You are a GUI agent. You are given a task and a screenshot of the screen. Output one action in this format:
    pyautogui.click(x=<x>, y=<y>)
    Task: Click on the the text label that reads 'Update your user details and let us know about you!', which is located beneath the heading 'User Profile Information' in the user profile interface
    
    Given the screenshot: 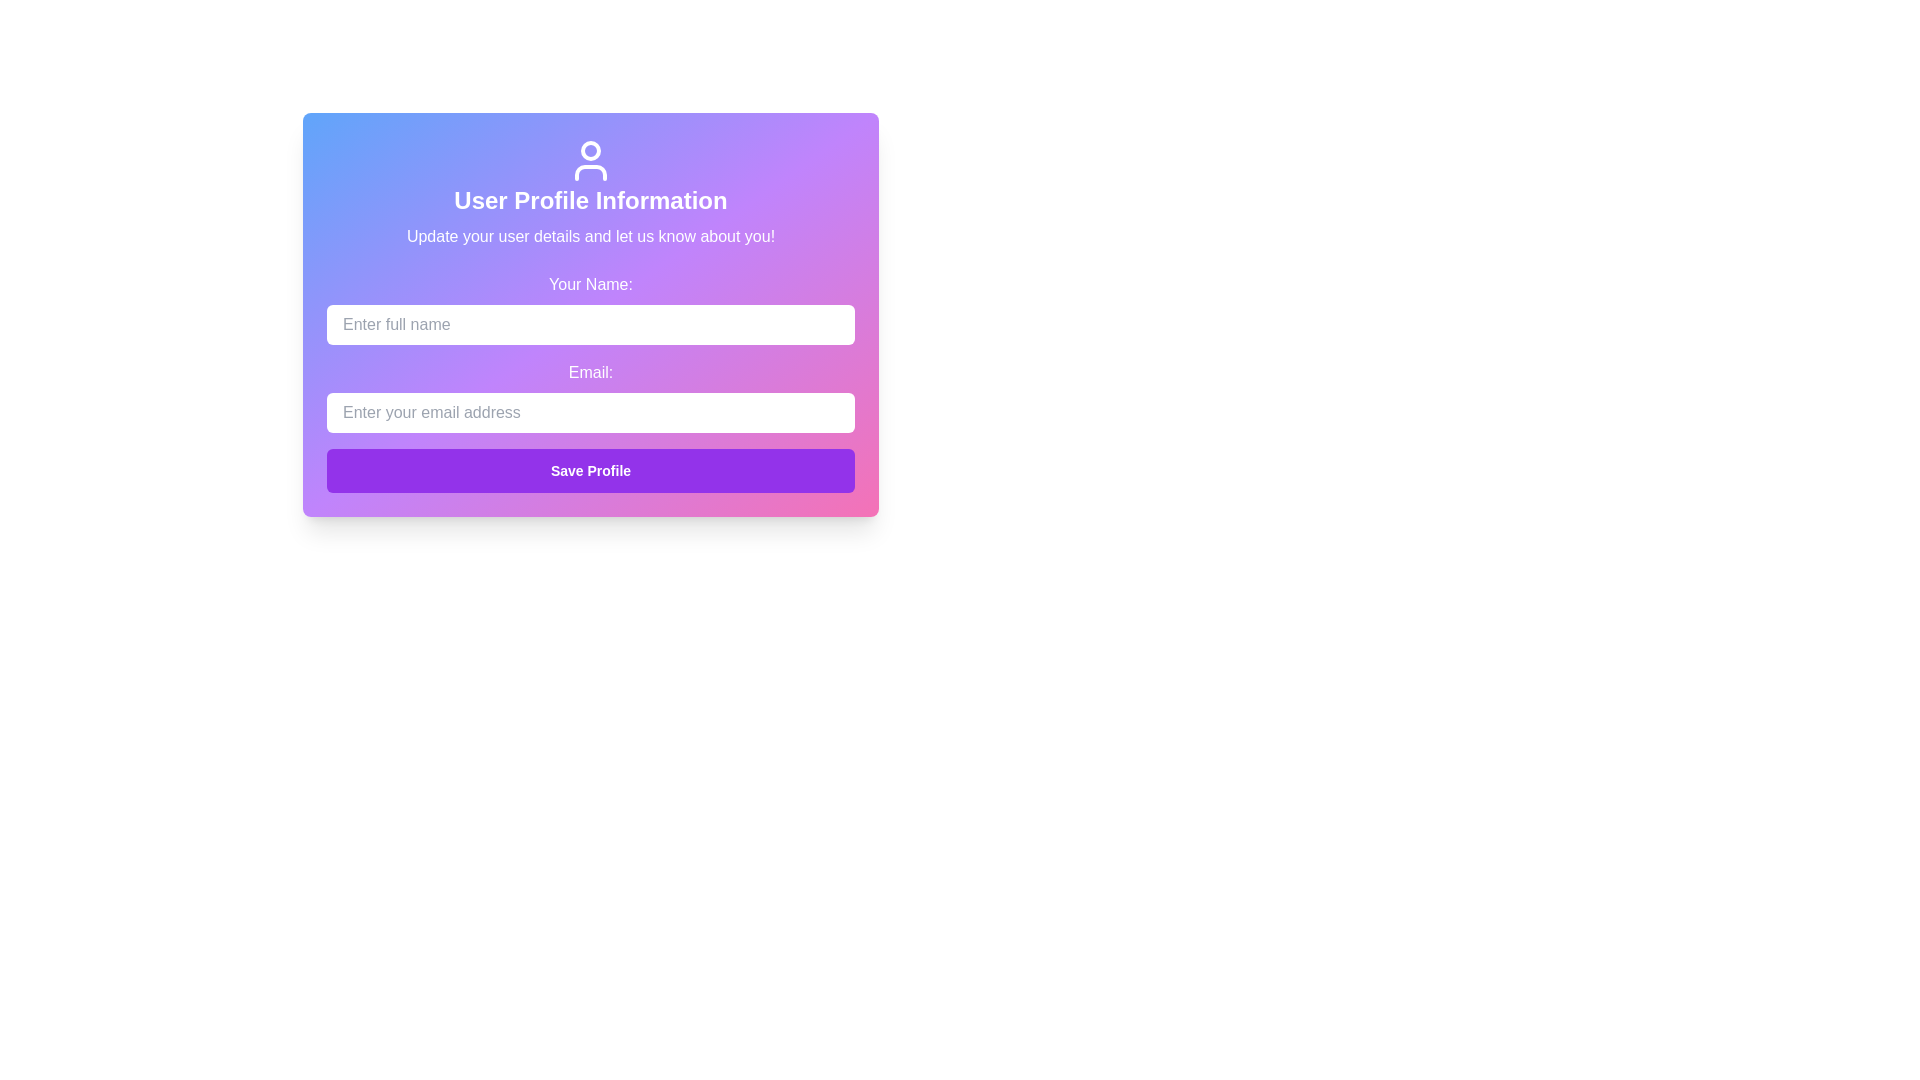 What is the action you would take?
    pyautogui.click(x=589, y=235)
    